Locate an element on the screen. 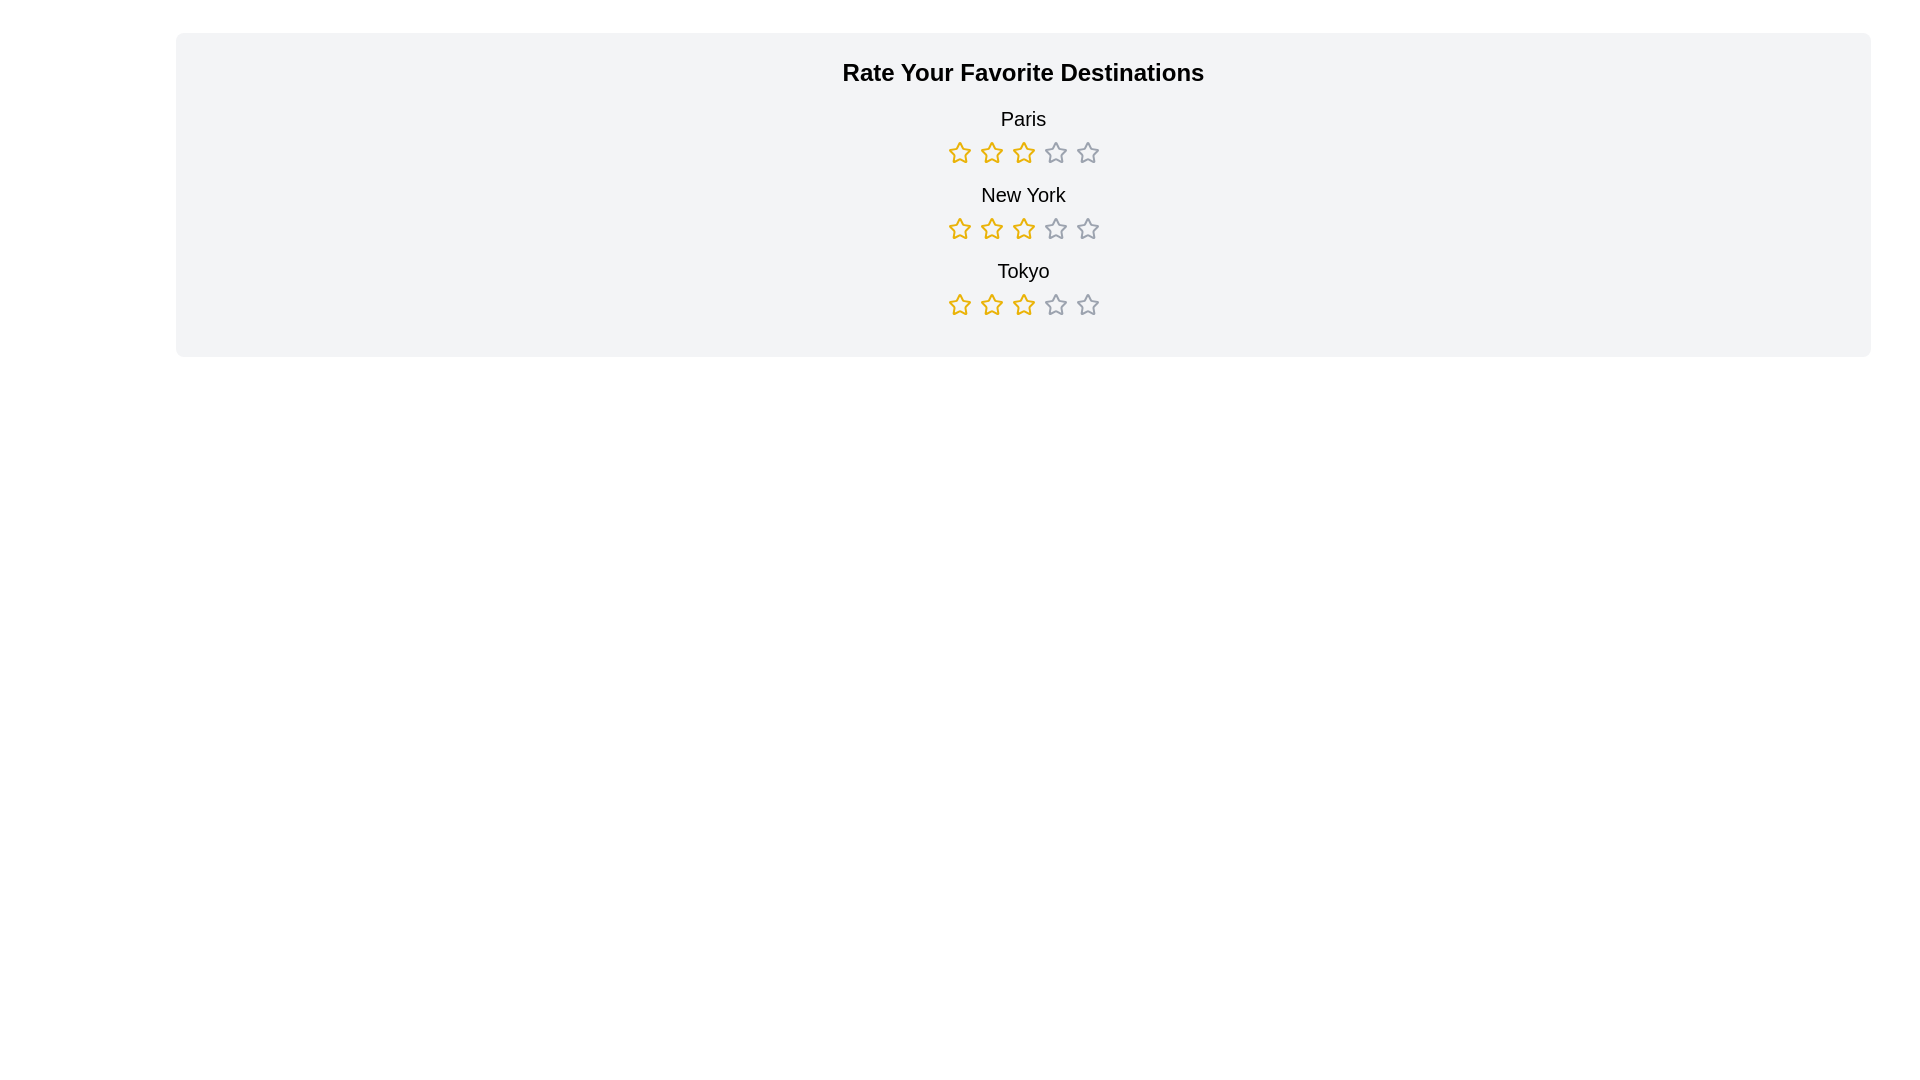 The width and height of the screenshot is (1920, 1080). the fourth star icon in the rating row for 'Paris' is located at coordinates (1086, 151).